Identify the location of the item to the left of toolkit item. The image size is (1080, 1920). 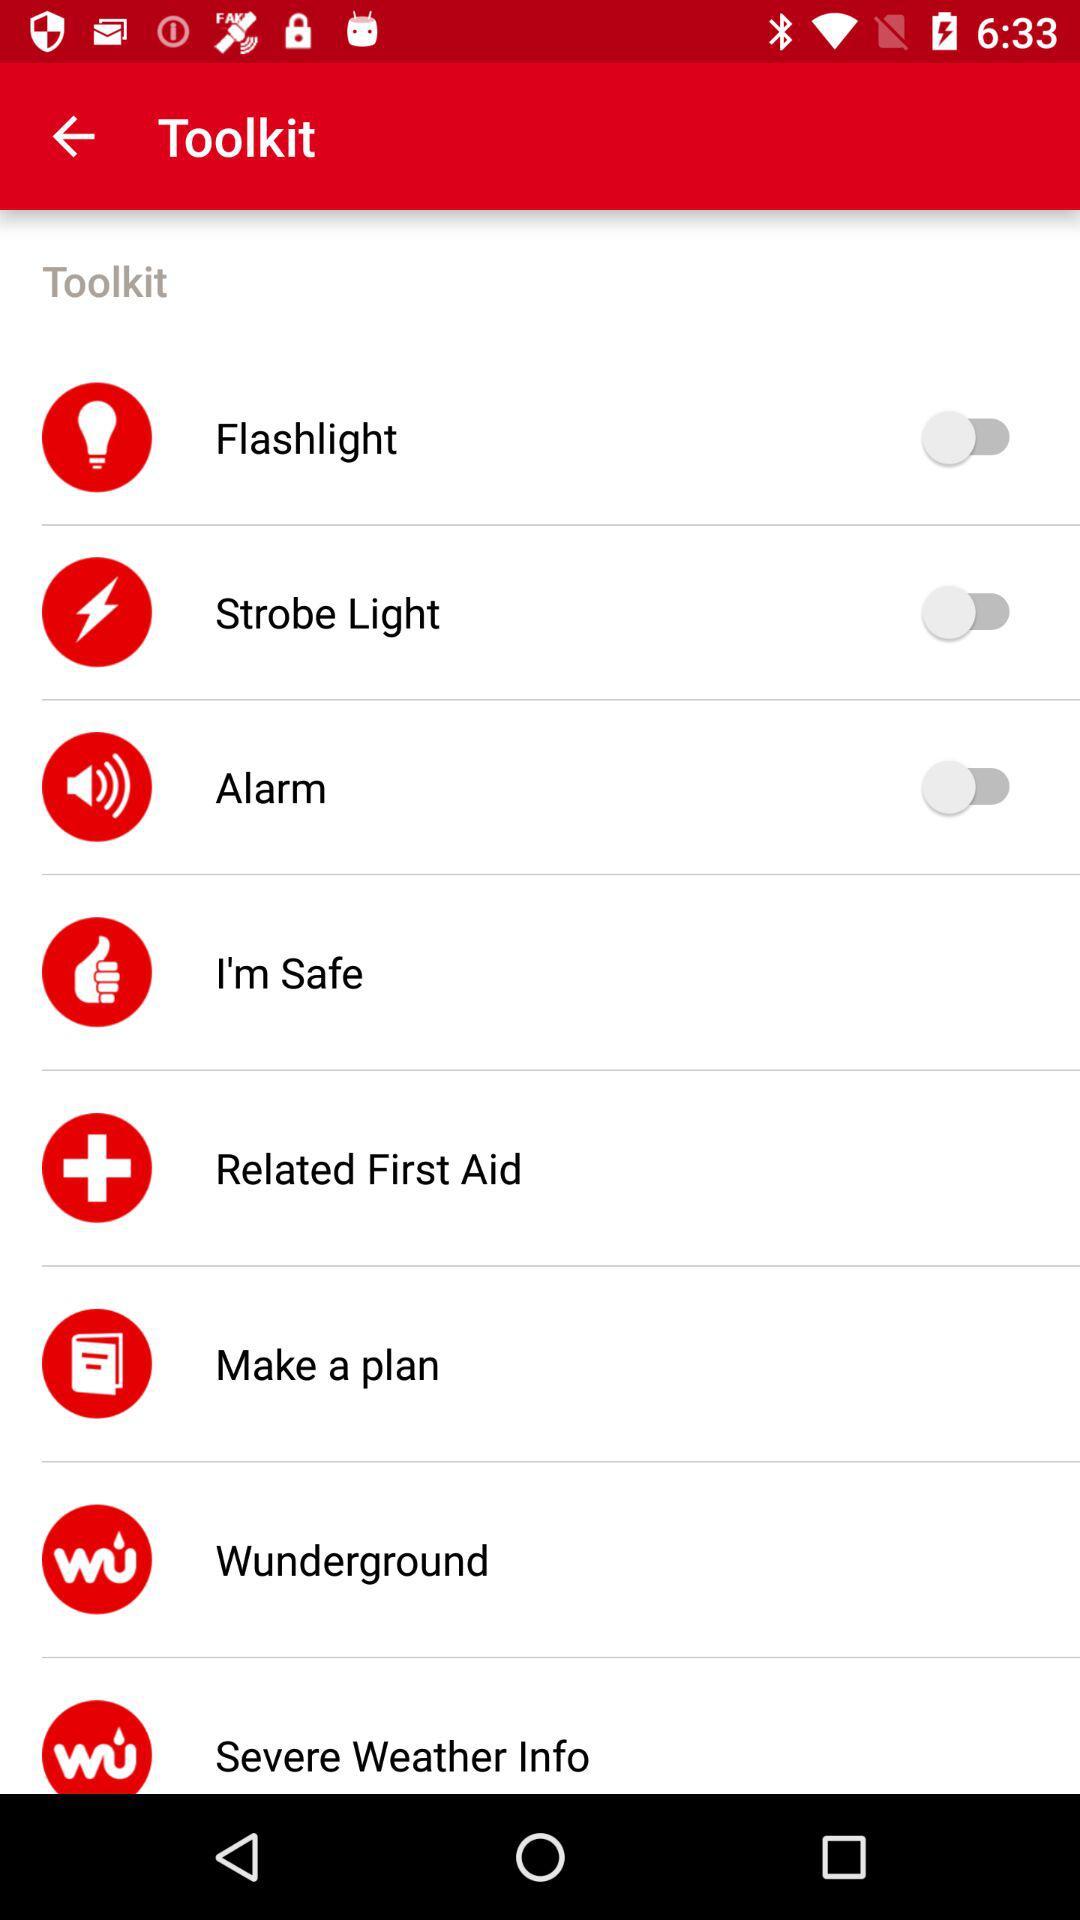
(72, 135).